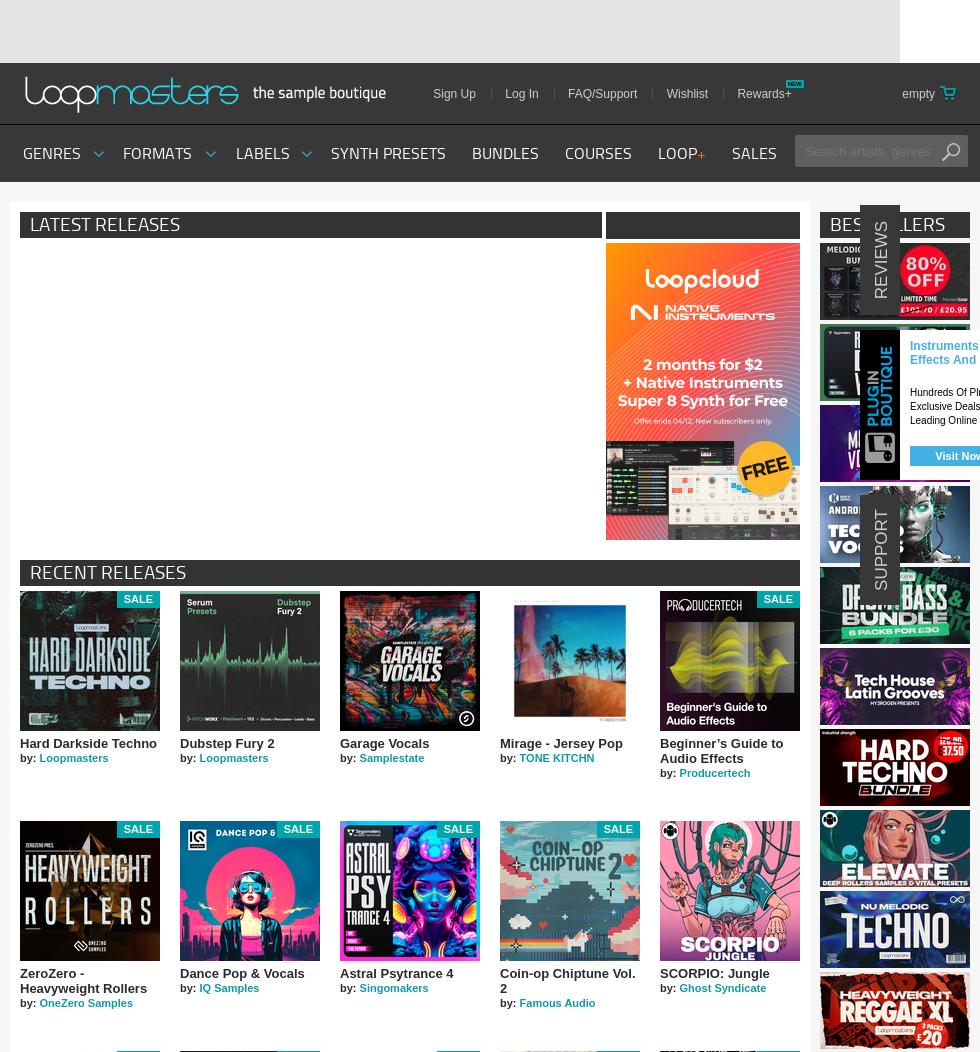 This screenshot has height=1052, width=980. What do you see at coordinates (52, 152) in the screenshot?
I see `'Genres'` at bounding box center [52, 152].